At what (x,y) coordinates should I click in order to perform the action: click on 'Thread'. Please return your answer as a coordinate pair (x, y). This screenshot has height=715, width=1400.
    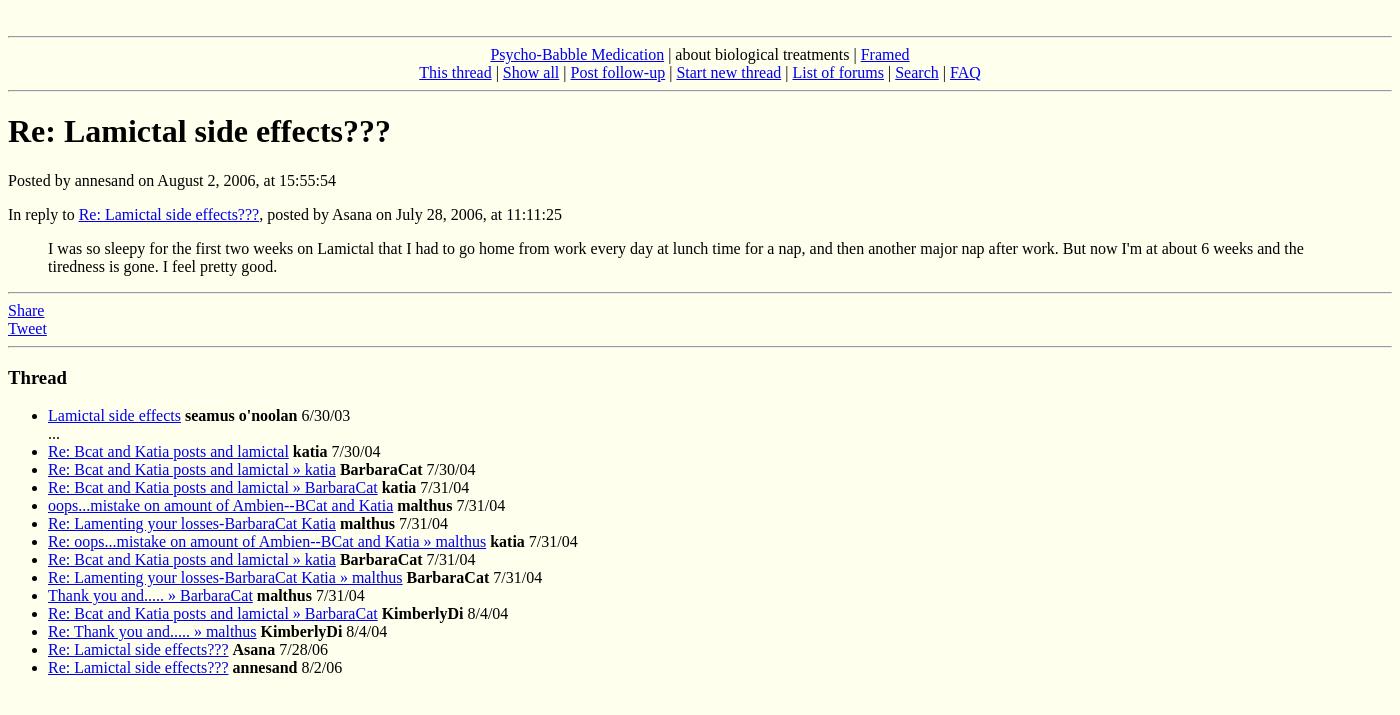
    Looking at the image, I should click on (36, 375).